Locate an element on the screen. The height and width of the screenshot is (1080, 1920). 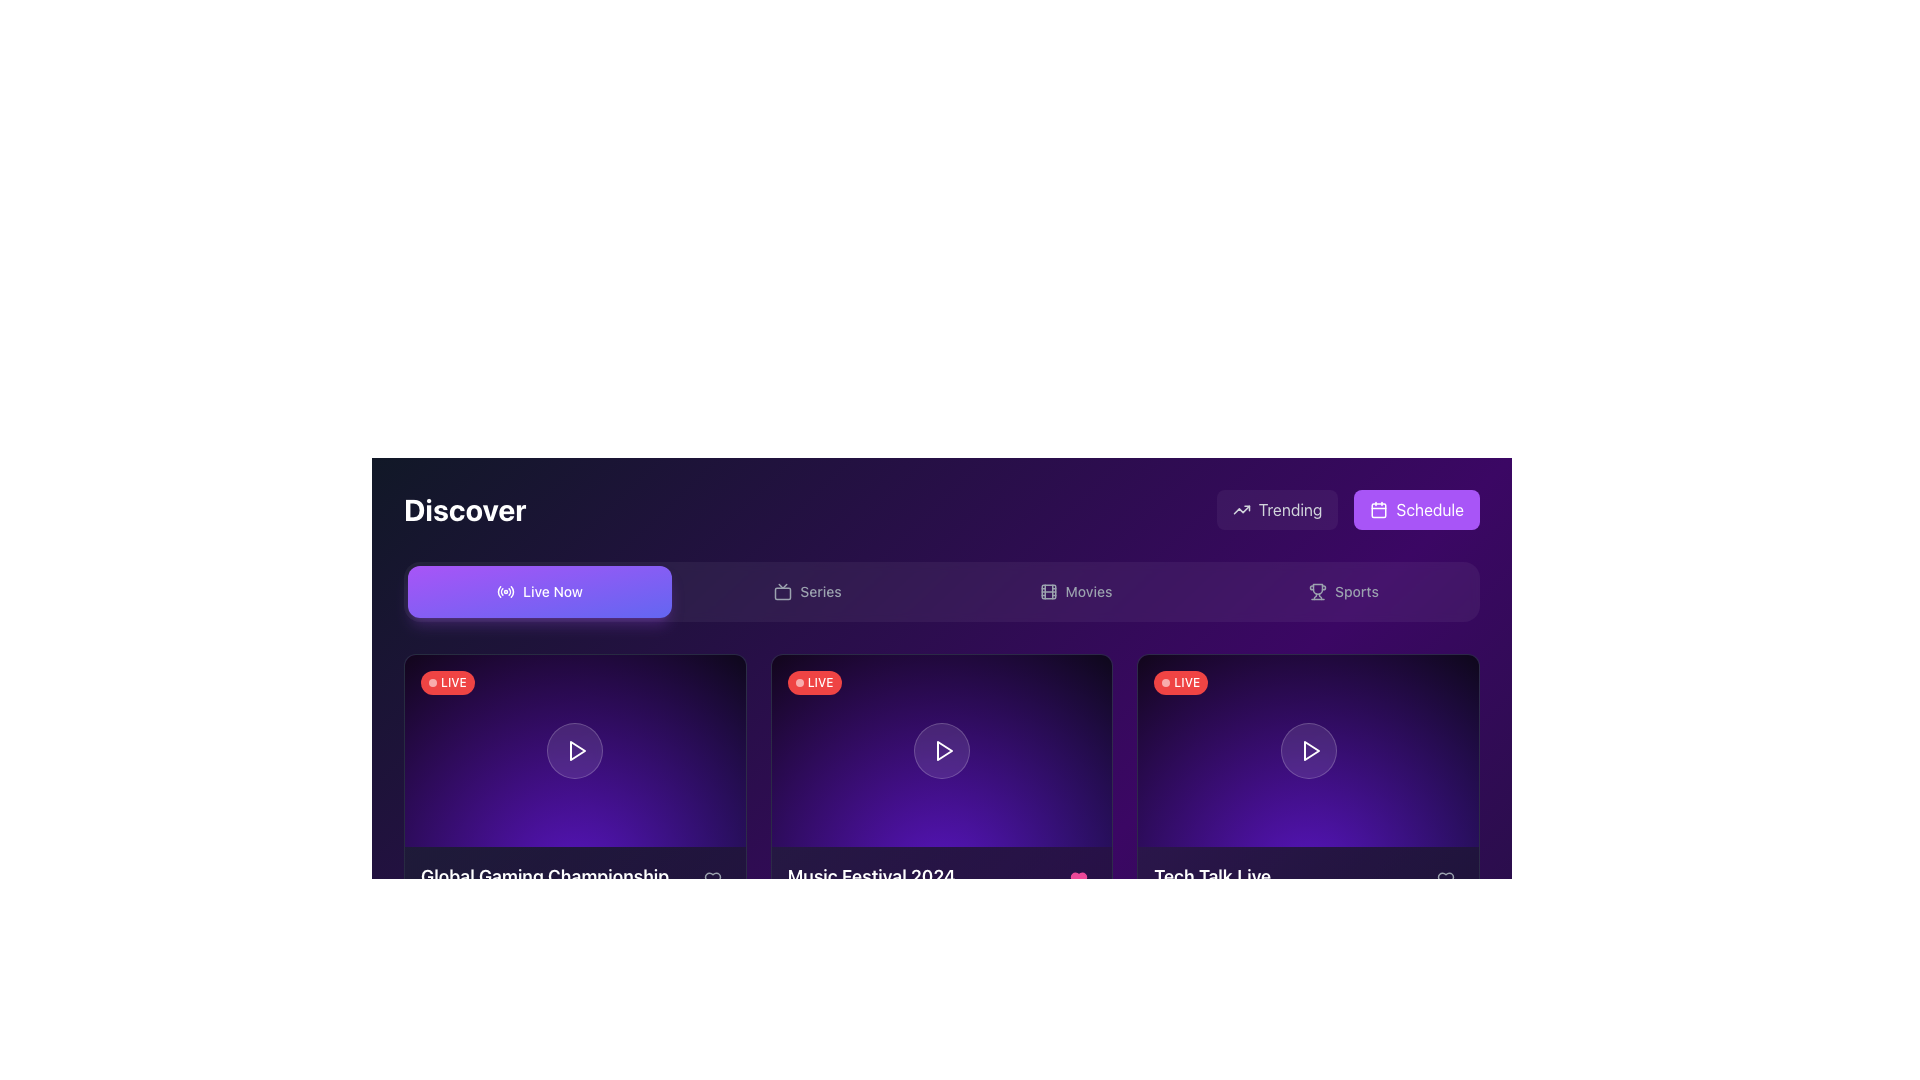
the 'Global Gaming Championship' headline and heart icon component is located at coordinates (574, 878).